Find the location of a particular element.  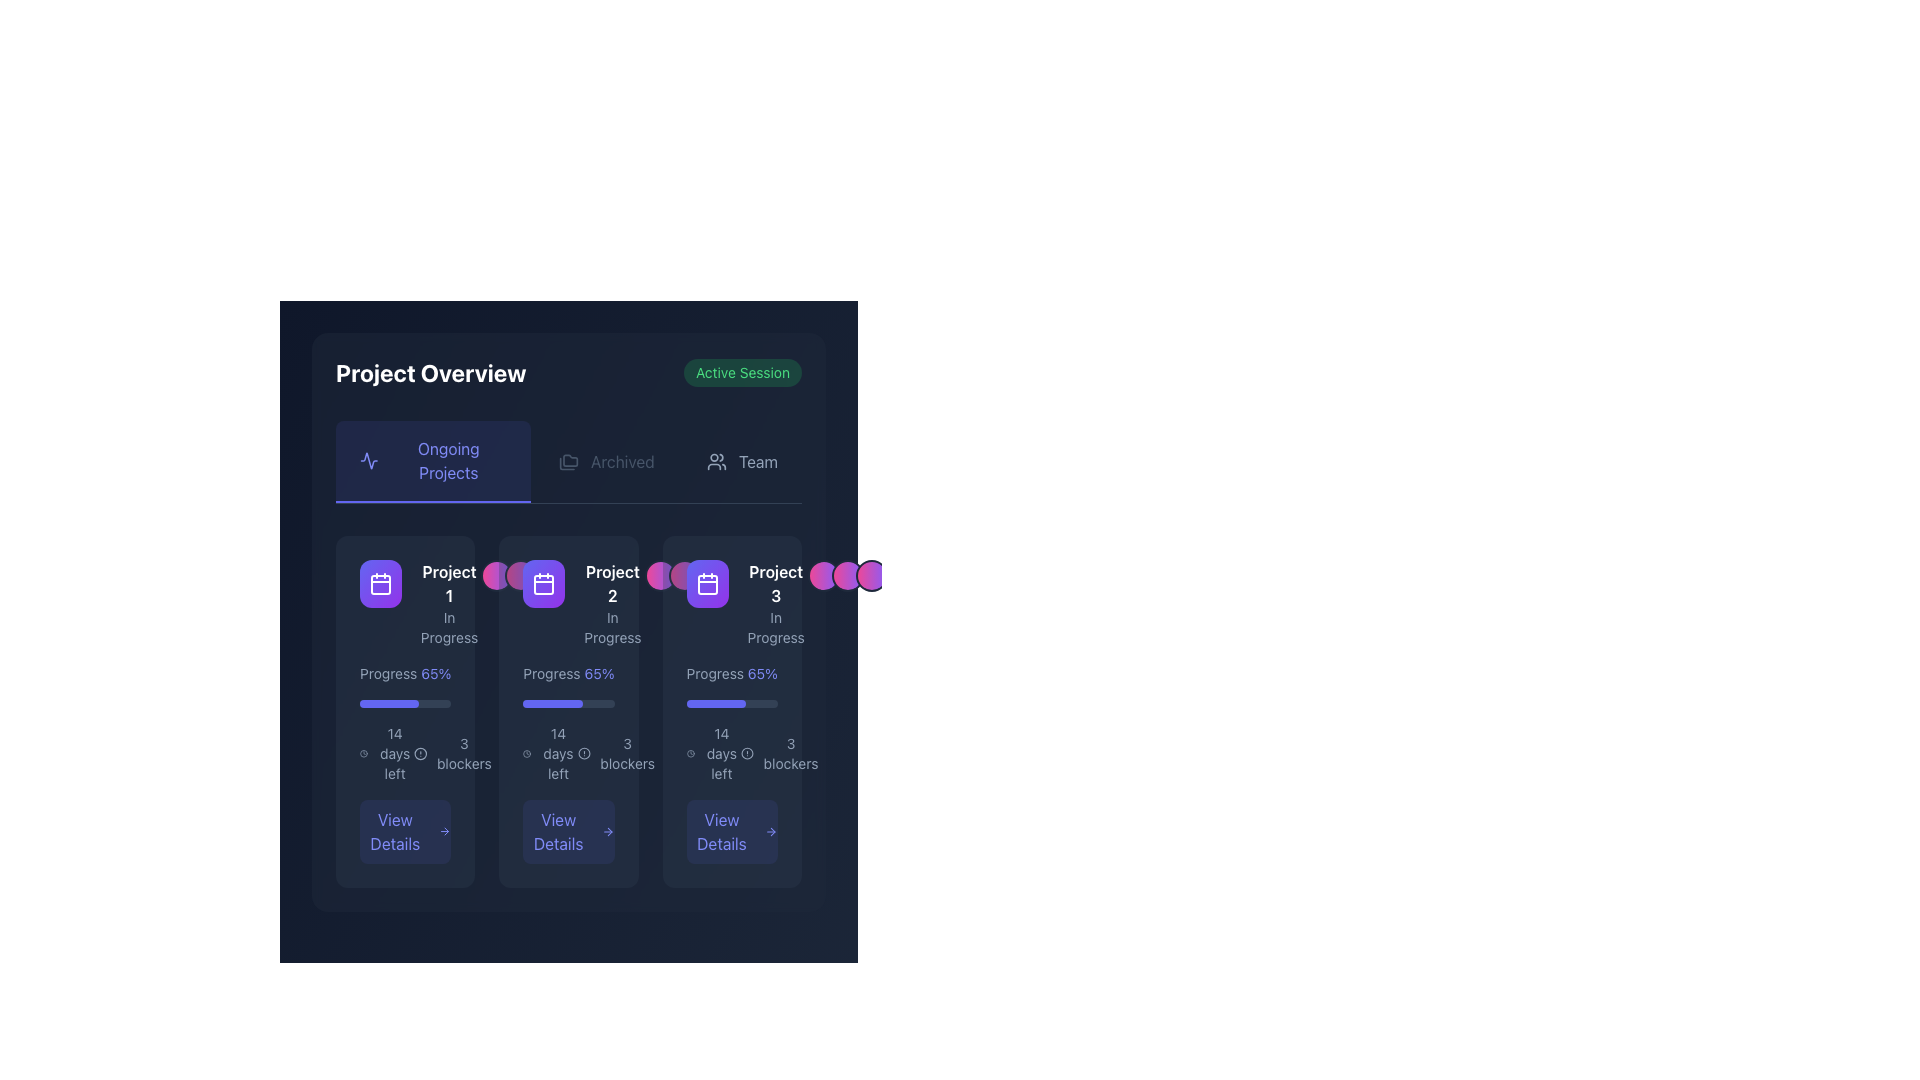

the static text label that indicates the progress percentage of the associated project, positioned above the horizontal progress bar in the project card is located at coordinates (404, 674).